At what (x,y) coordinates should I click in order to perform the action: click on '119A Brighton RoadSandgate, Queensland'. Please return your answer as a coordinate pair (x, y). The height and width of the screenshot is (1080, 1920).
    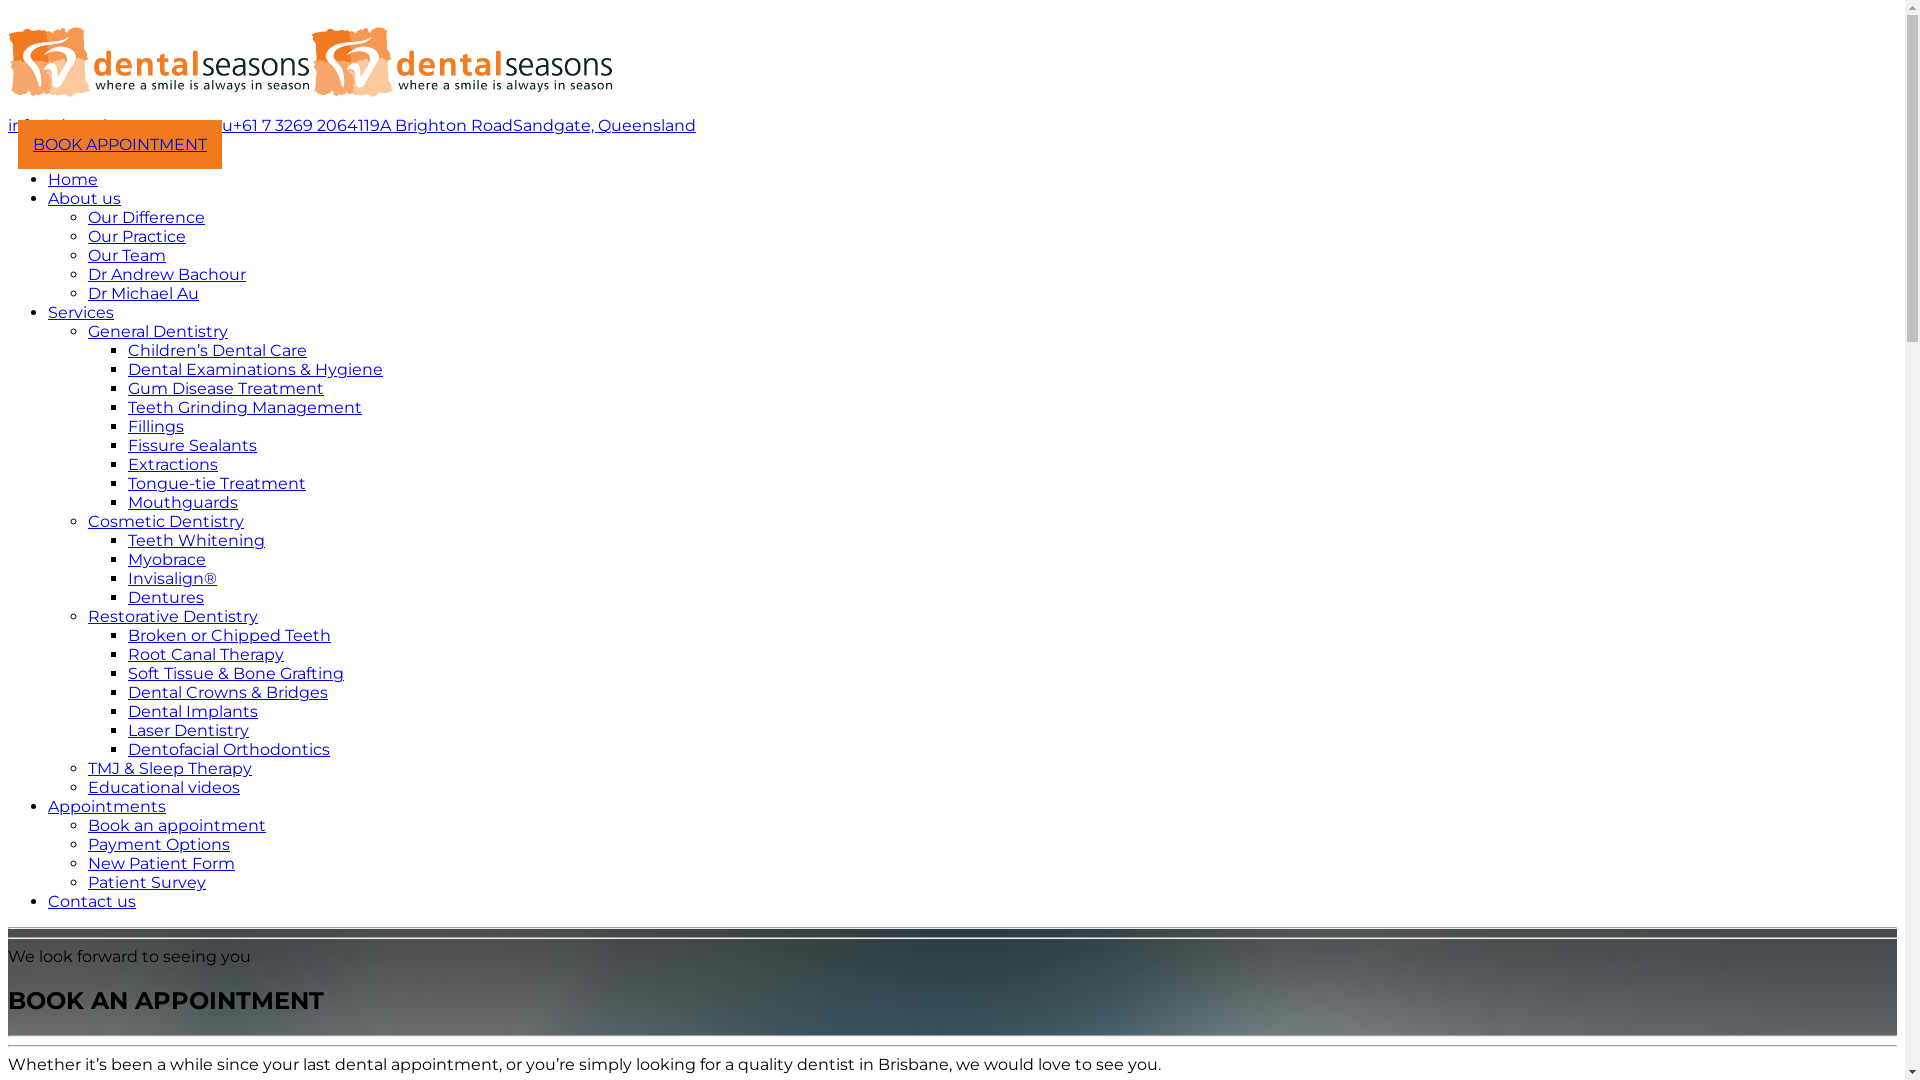
    Looking at the image, I should click on (527, 125).